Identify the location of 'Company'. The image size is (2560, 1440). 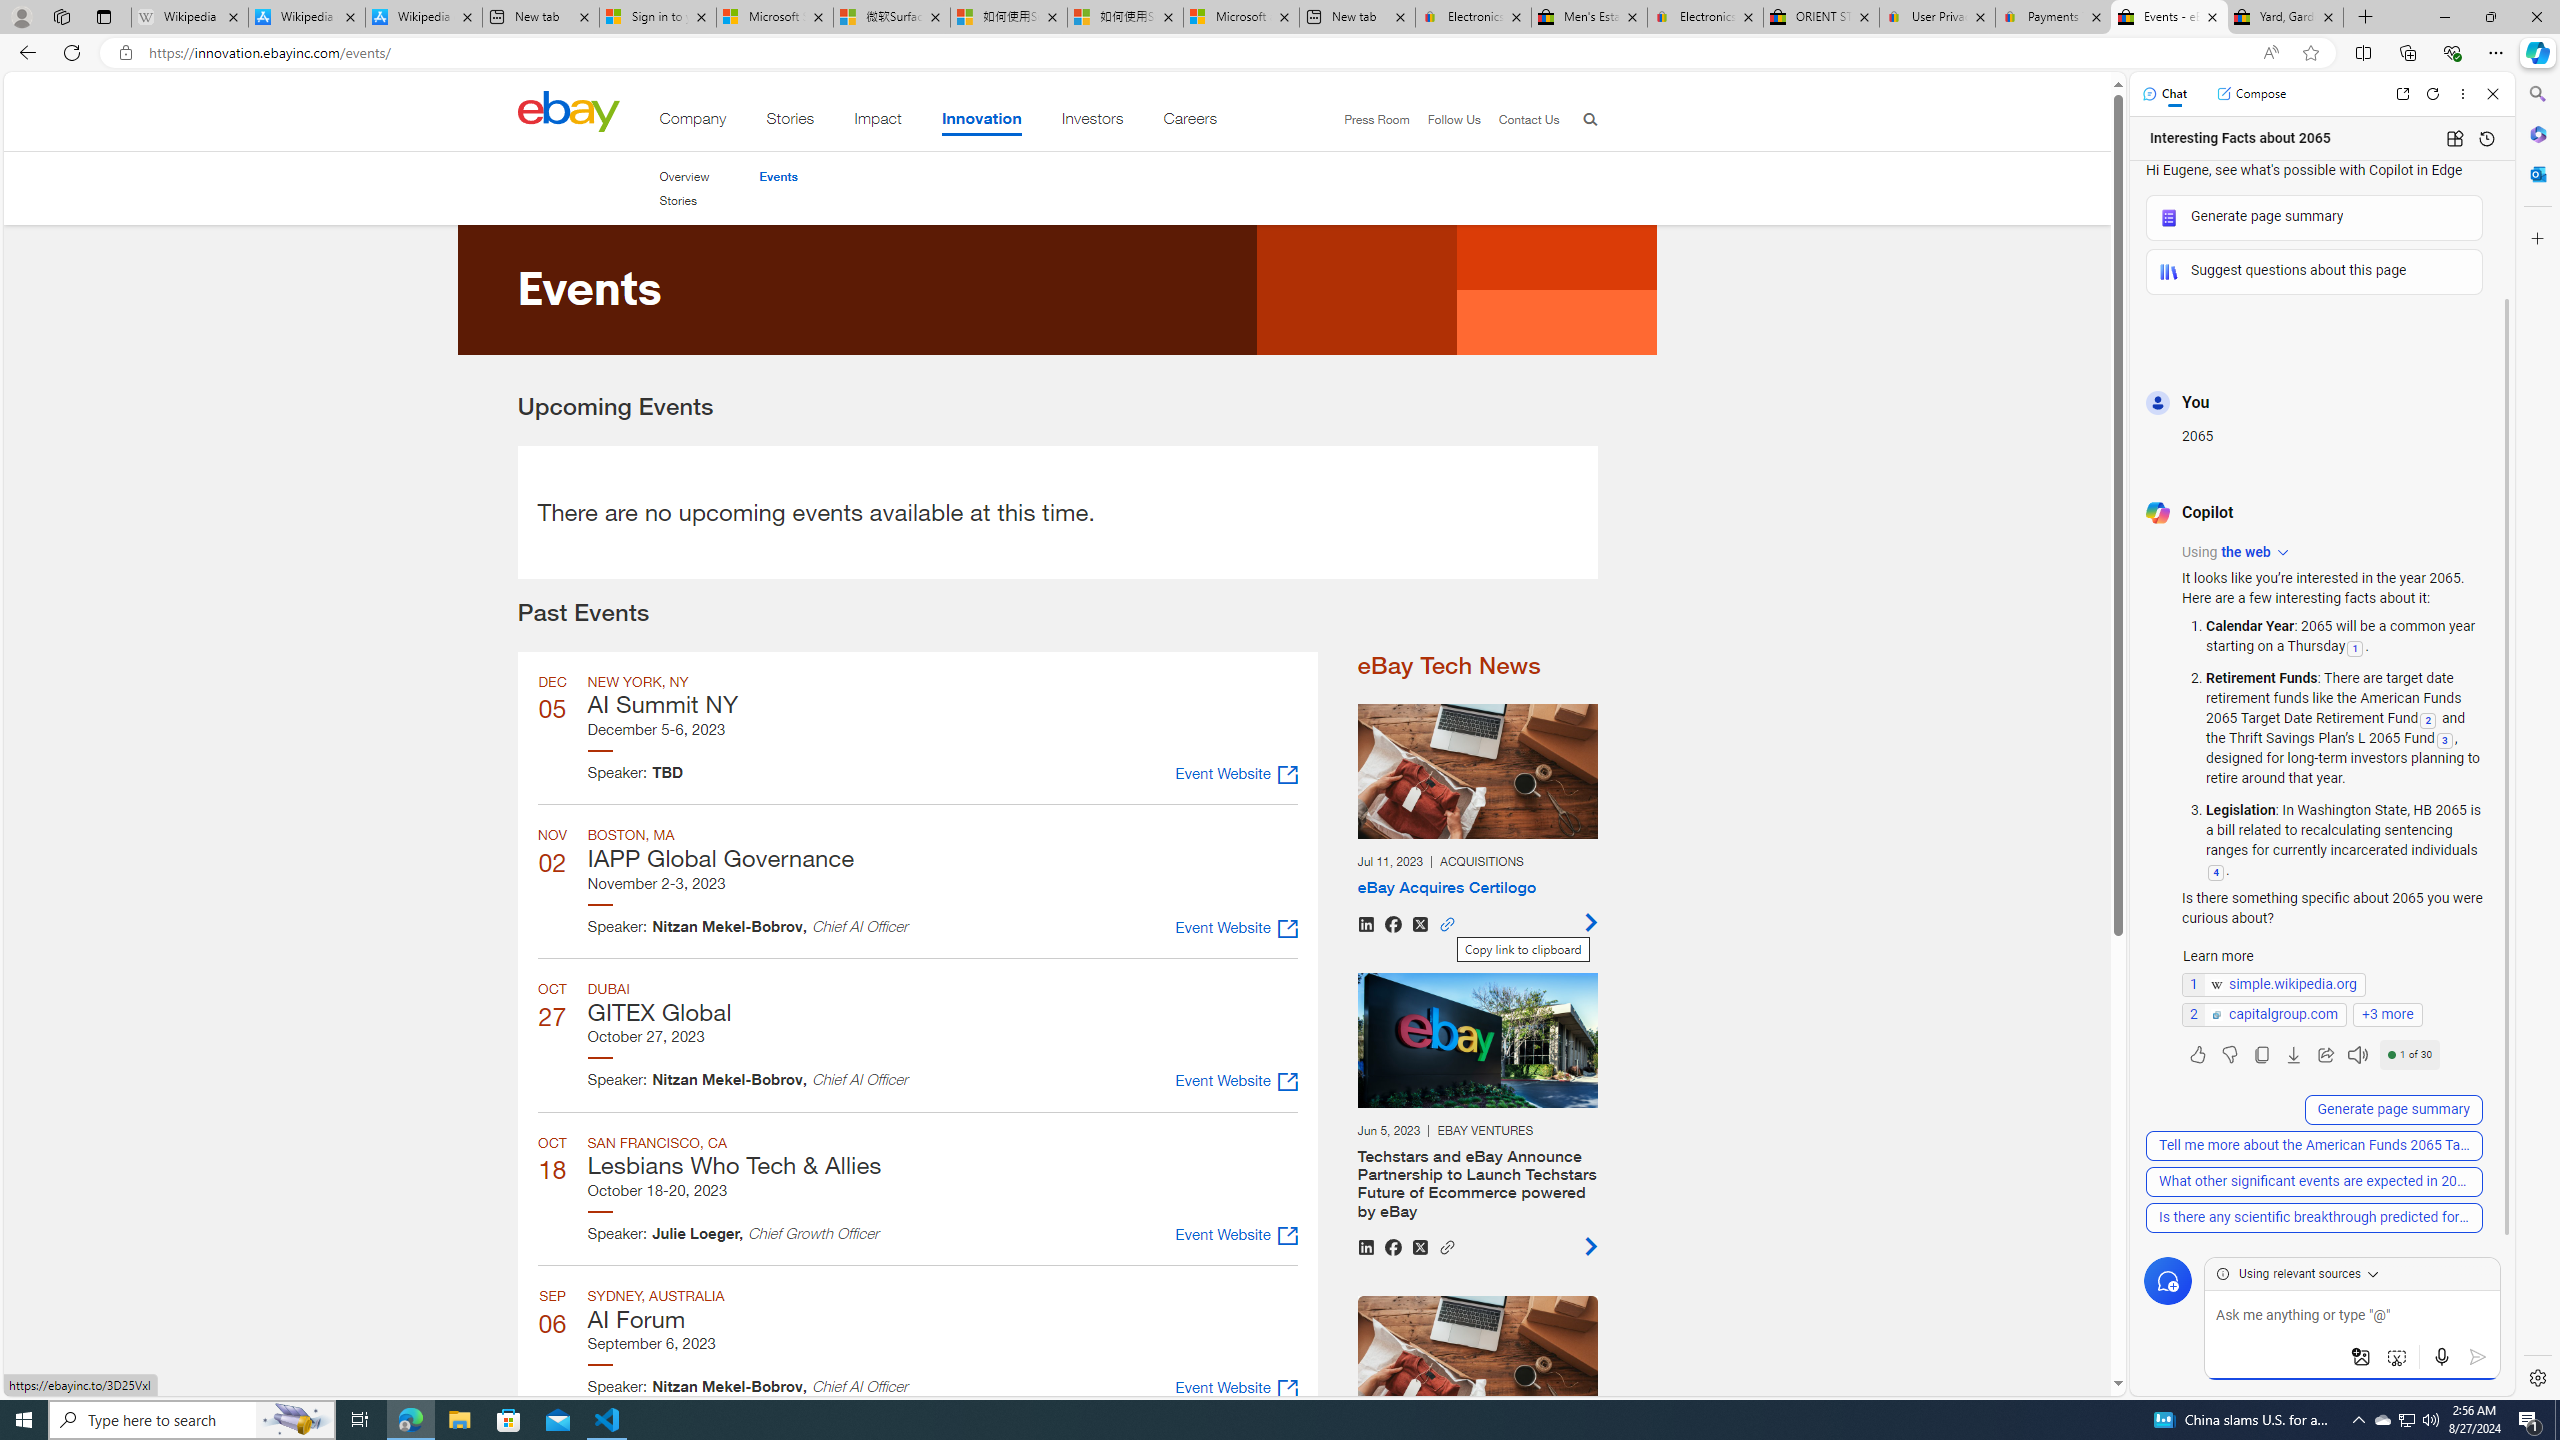
(692, 122).